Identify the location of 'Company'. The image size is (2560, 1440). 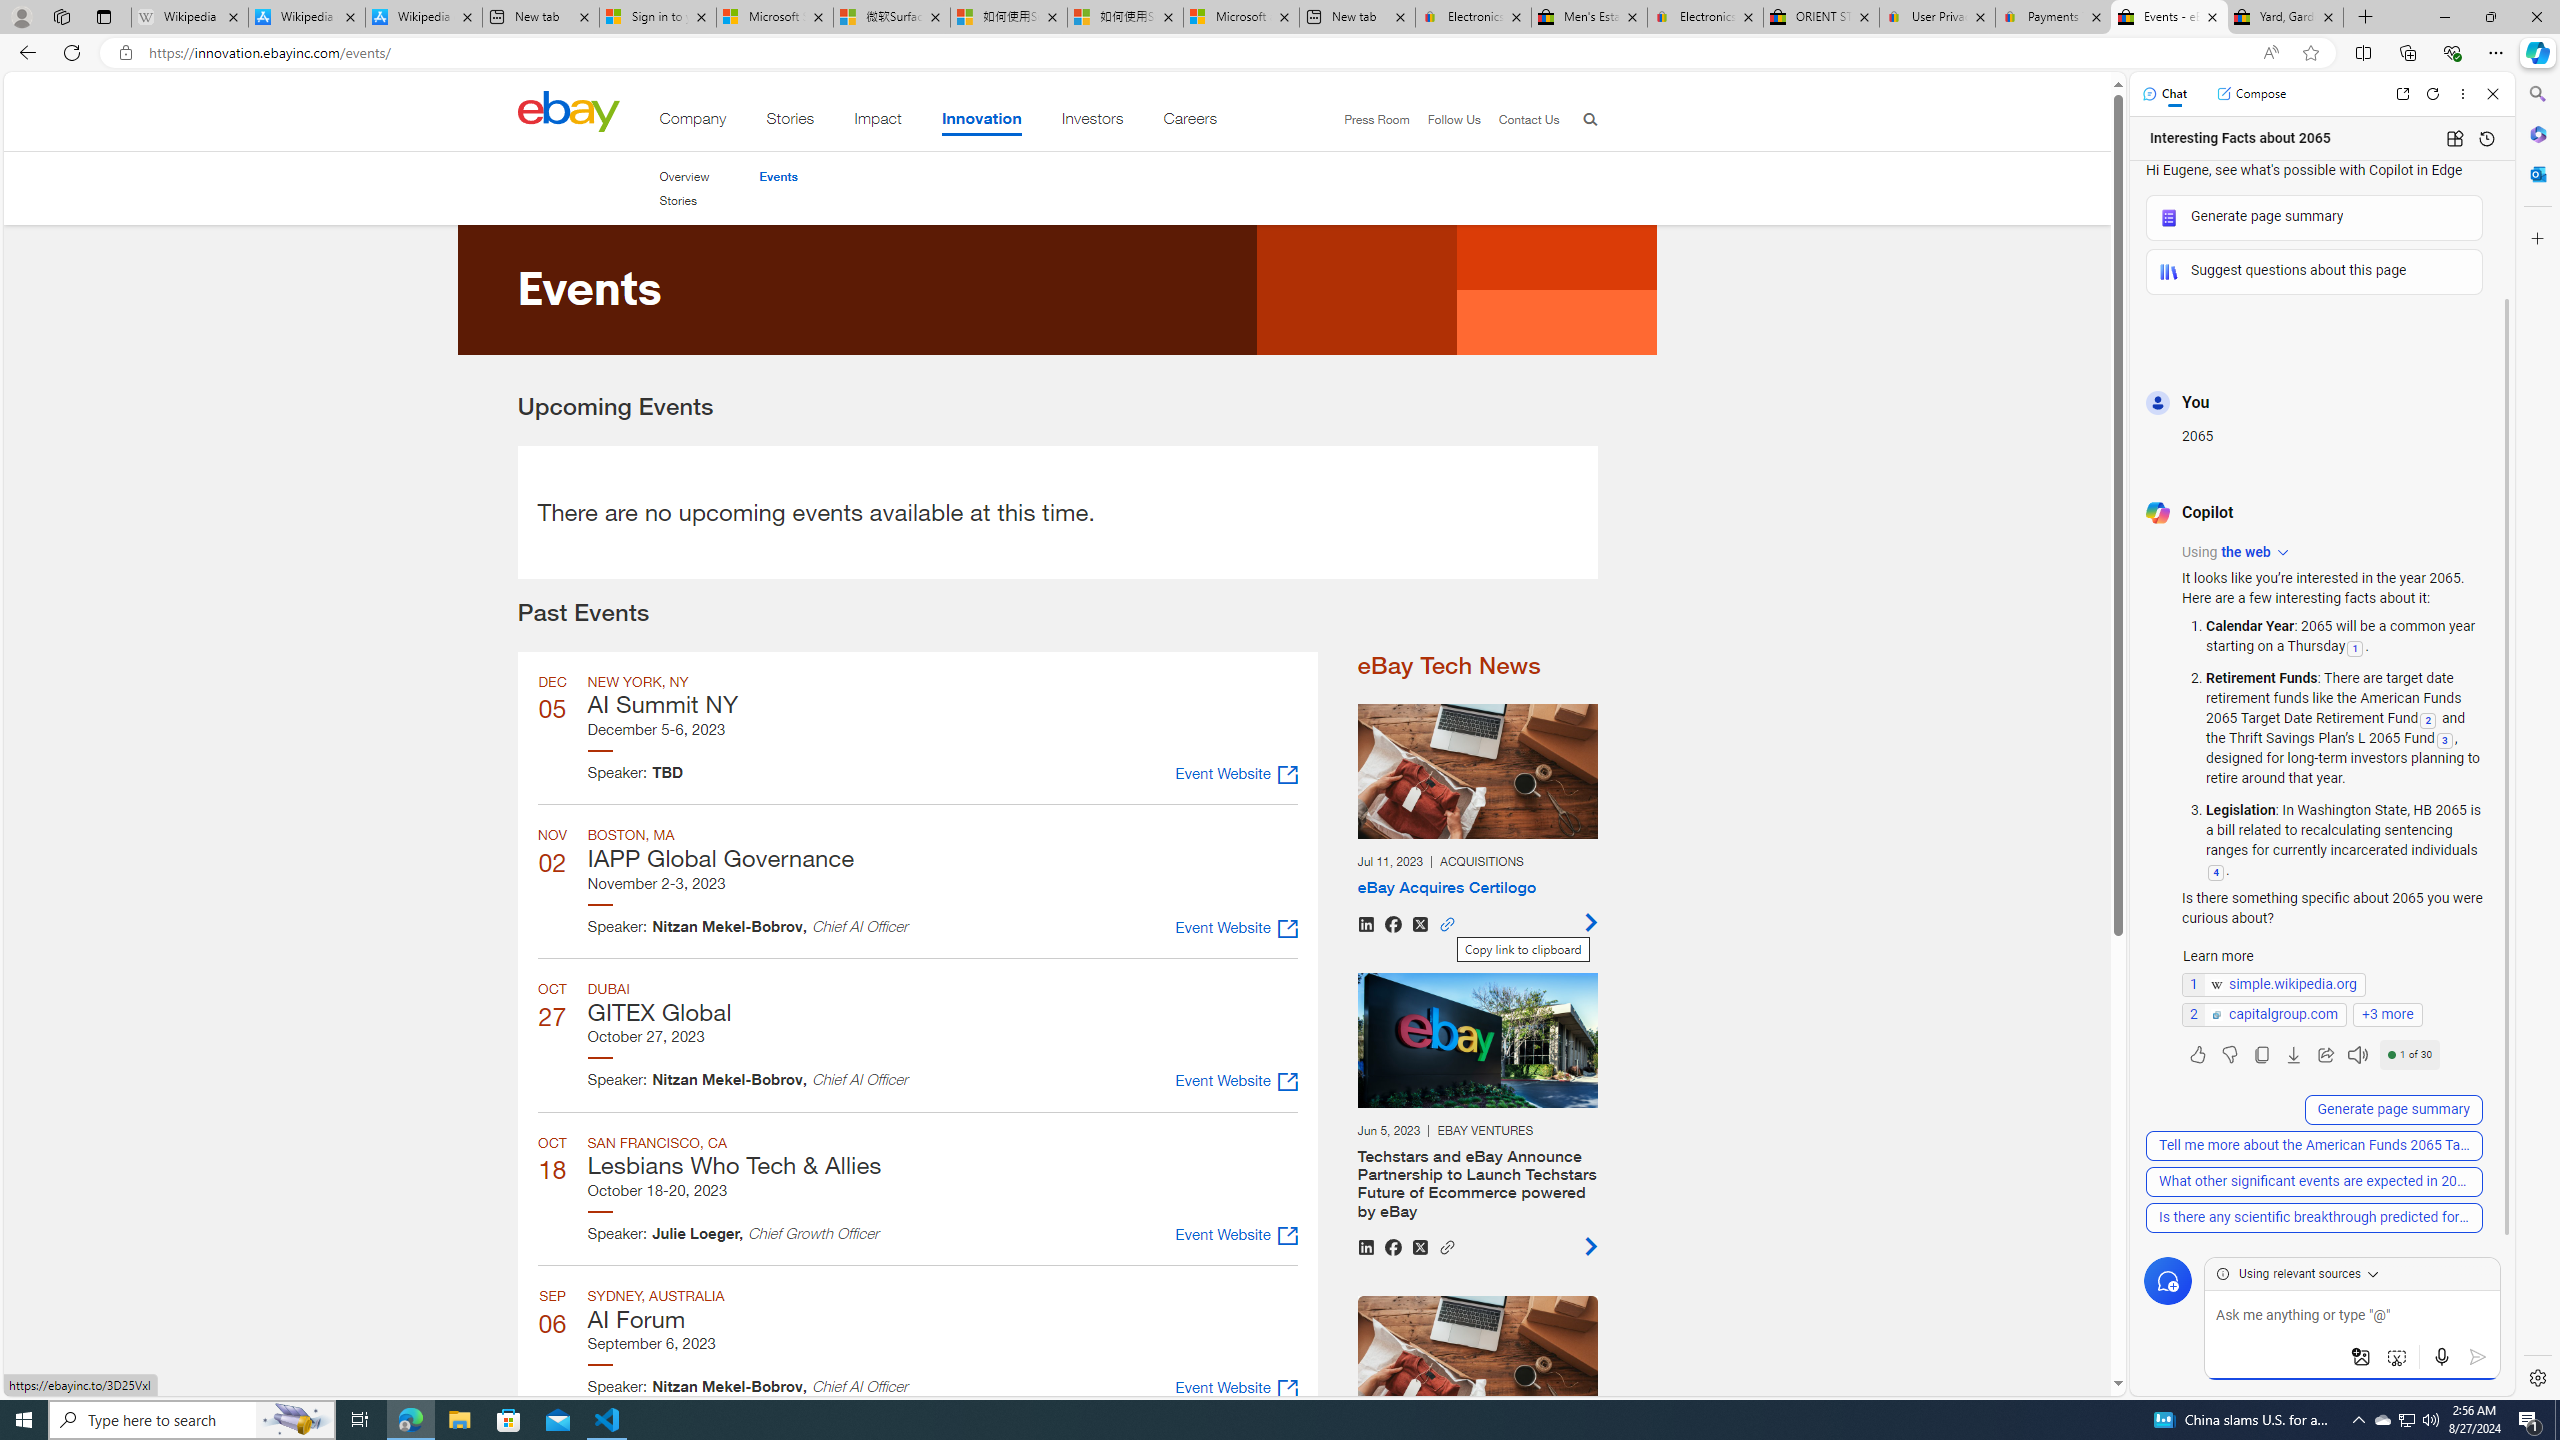
(692, 122).